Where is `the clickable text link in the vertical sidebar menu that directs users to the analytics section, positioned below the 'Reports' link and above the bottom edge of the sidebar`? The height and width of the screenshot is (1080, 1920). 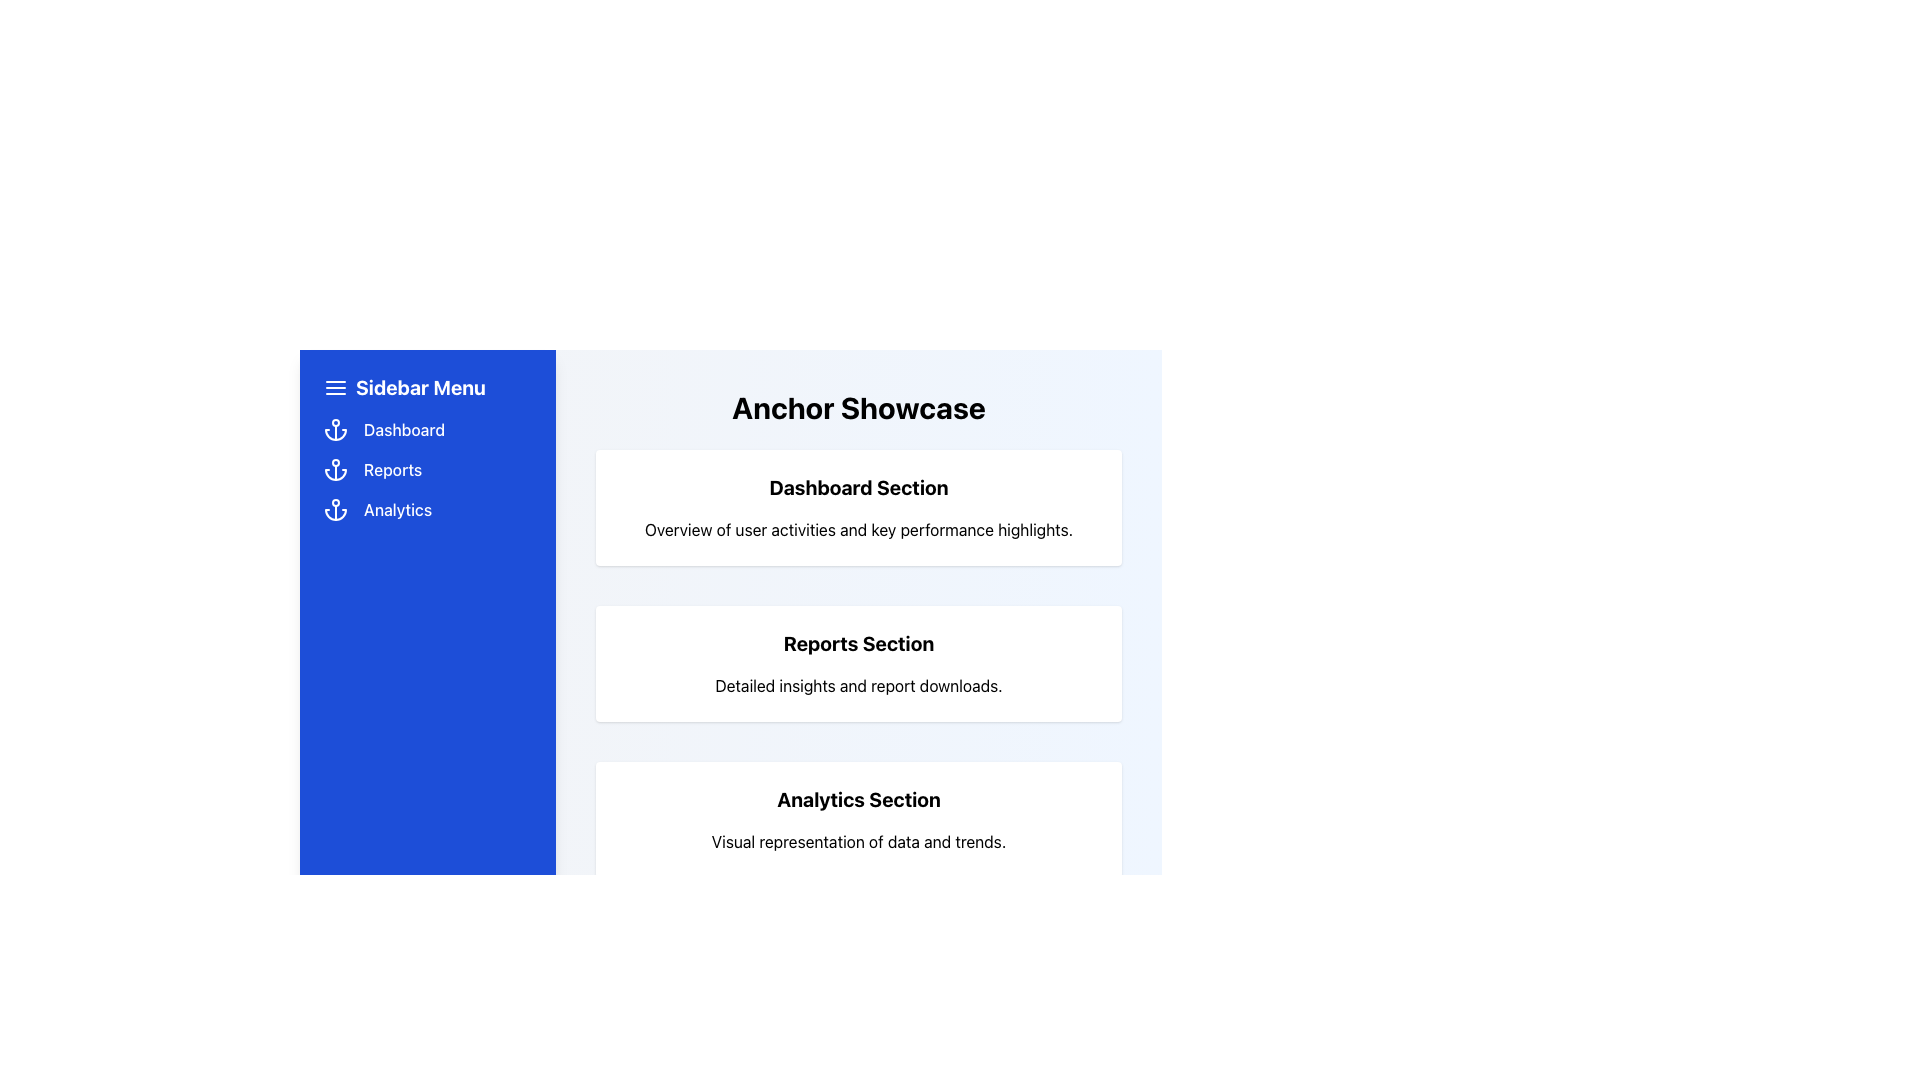
the clickable text link in the vertical sidebar menu that directs users to the analytics section, positioned below the 'Reports' link and above the bottom edge of the sidebar is located at coordinates (398, 508).